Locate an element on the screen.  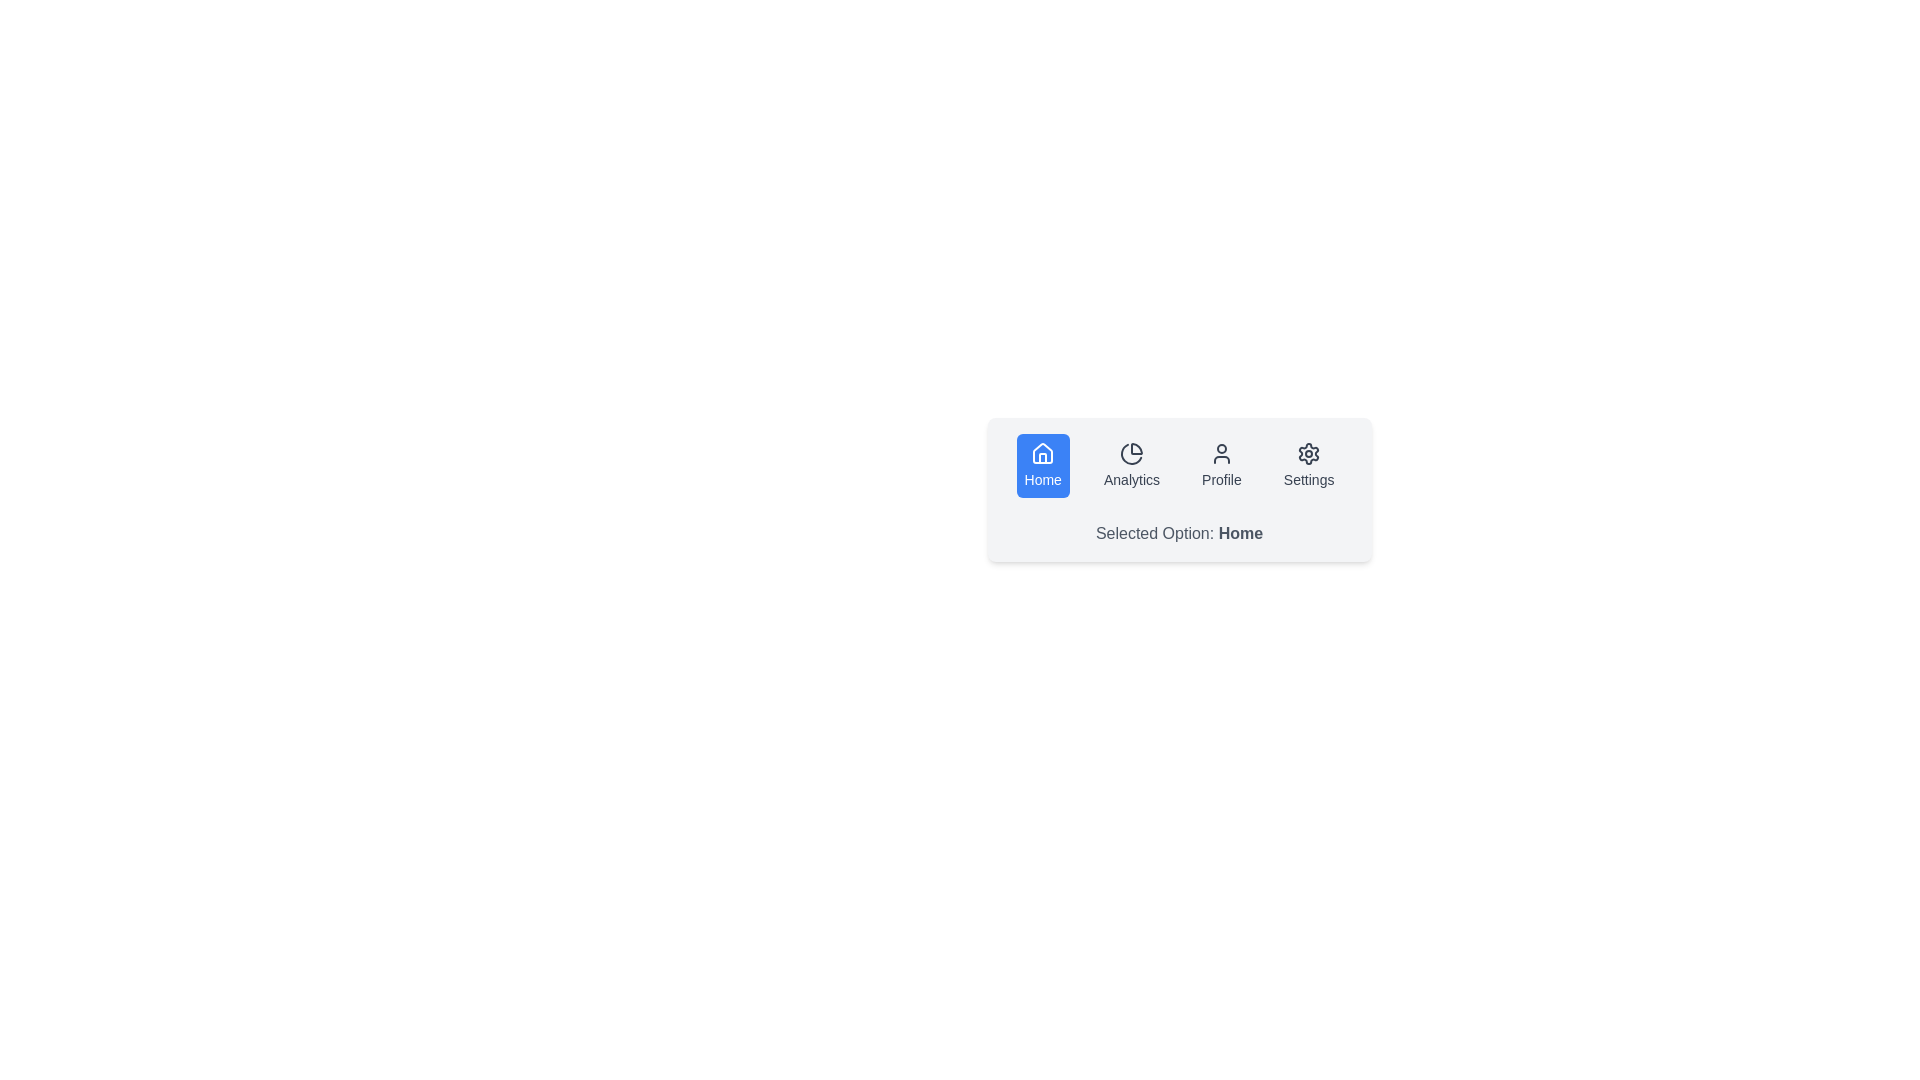
the Text label that describes the 'Analytics' button, positioned below the pie chart icon is located at coordinates (1132, 479).